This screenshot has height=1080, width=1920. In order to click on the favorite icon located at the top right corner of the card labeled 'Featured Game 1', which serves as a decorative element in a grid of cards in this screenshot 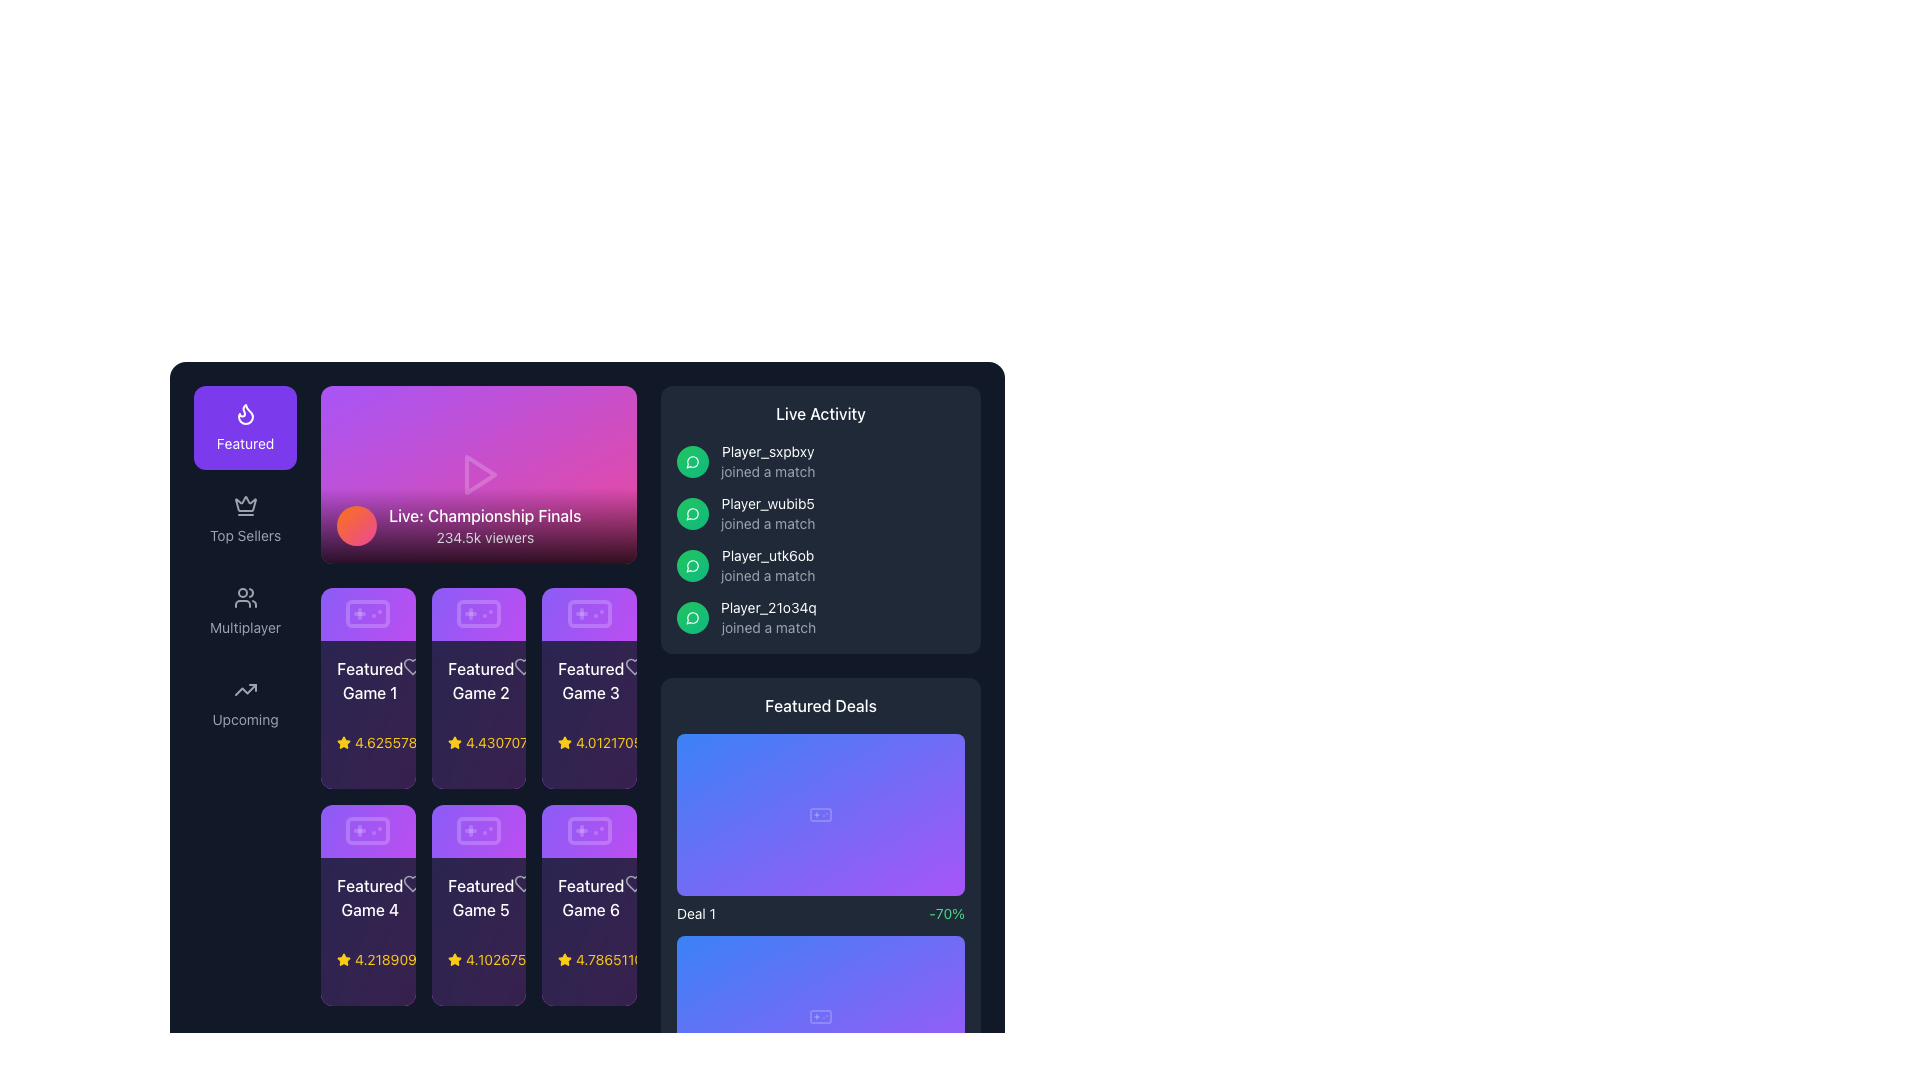, I will do `click(412, 666)`.